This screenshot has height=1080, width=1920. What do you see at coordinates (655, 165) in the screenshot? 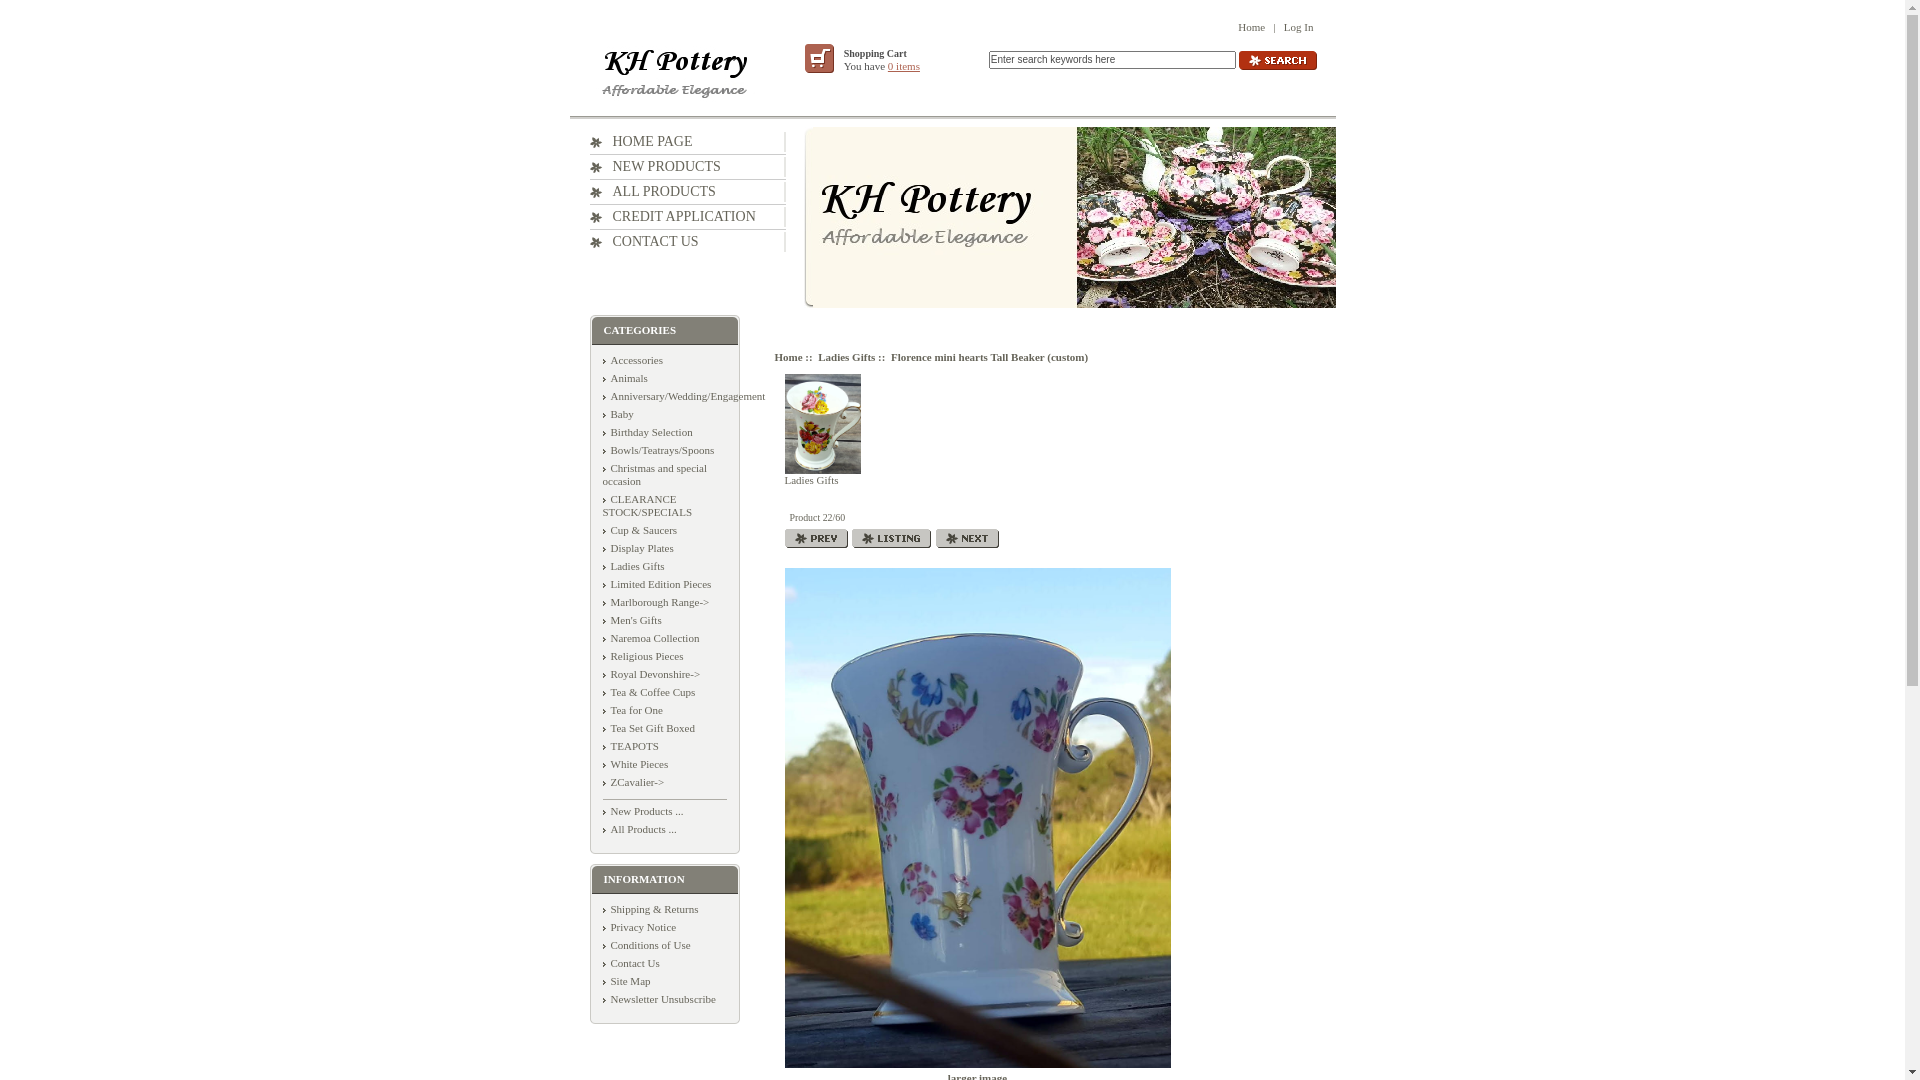
I see `'NEW PRODUCTS'` at bounding box center [655, 165].